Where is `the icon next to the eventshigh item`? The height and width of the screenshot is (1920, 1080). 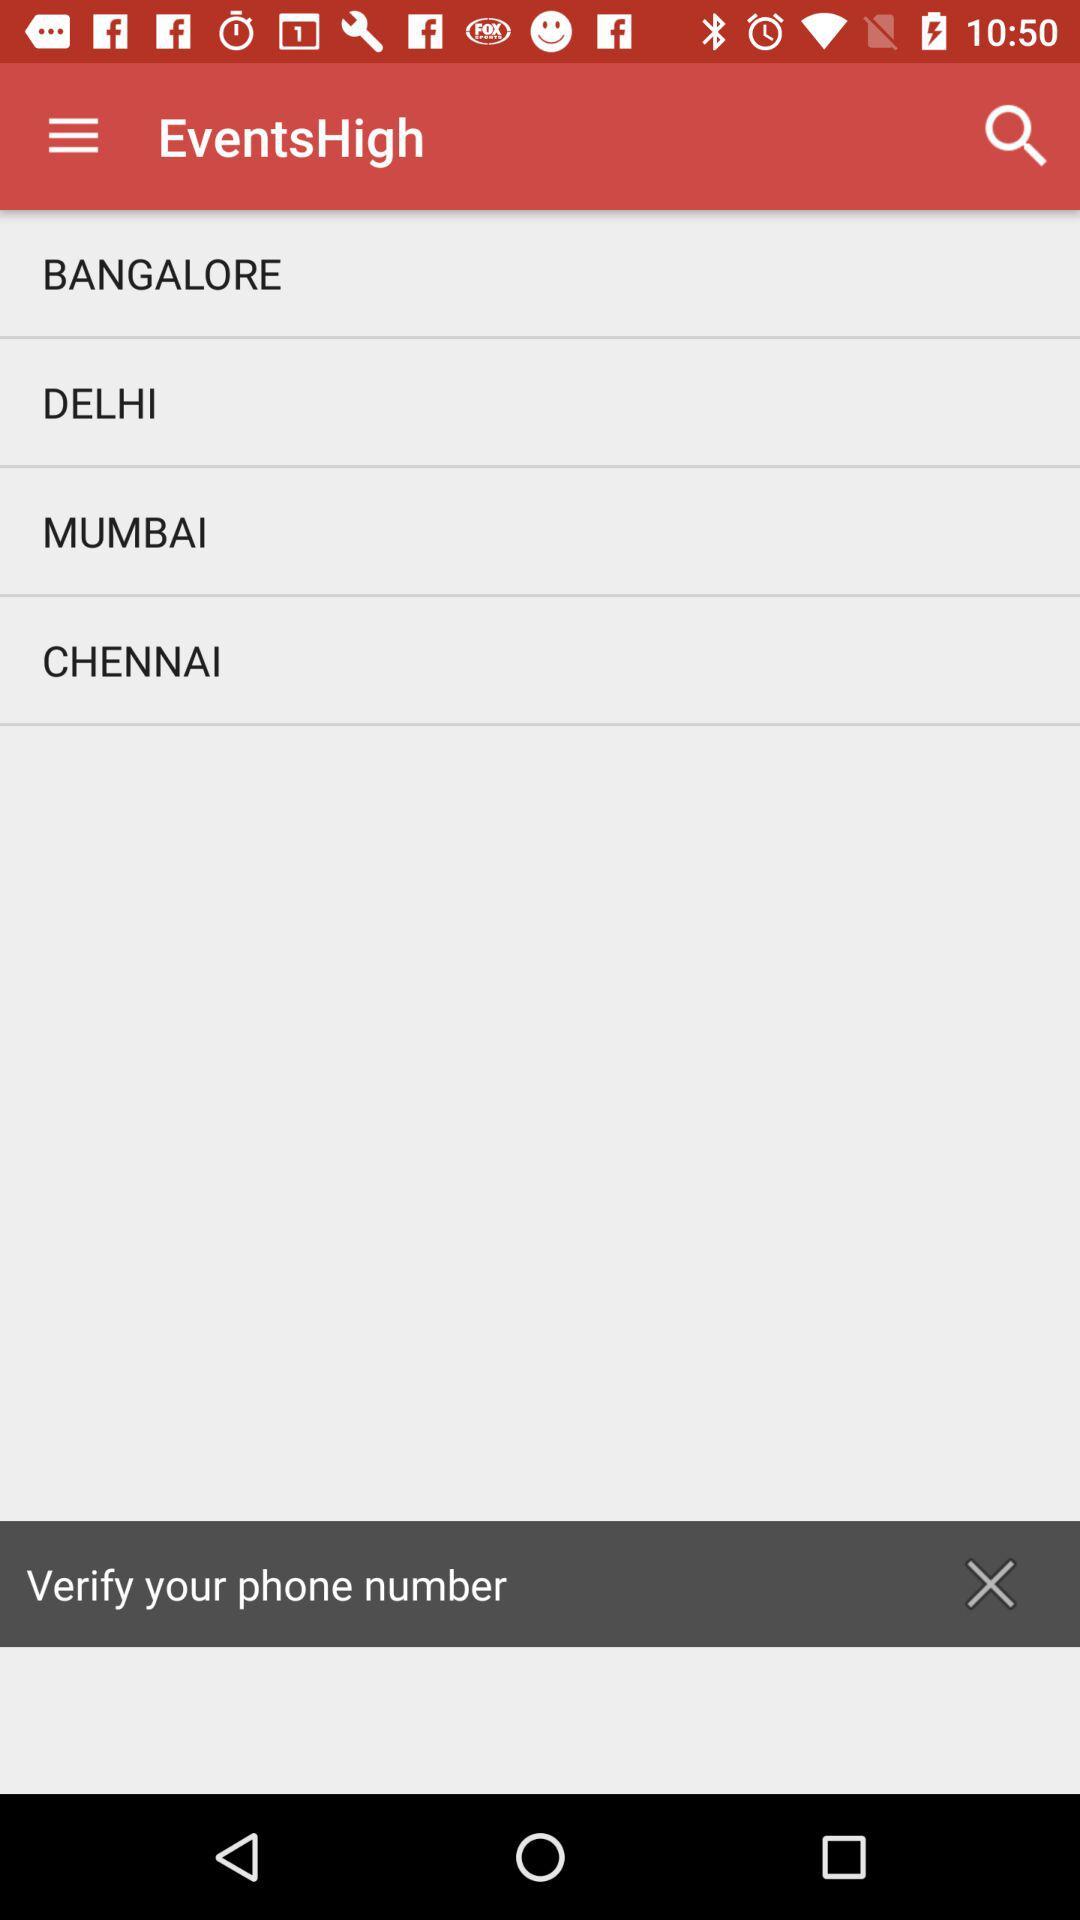
the icon next to the eventshigh item is located at coordinates (1017, 135).